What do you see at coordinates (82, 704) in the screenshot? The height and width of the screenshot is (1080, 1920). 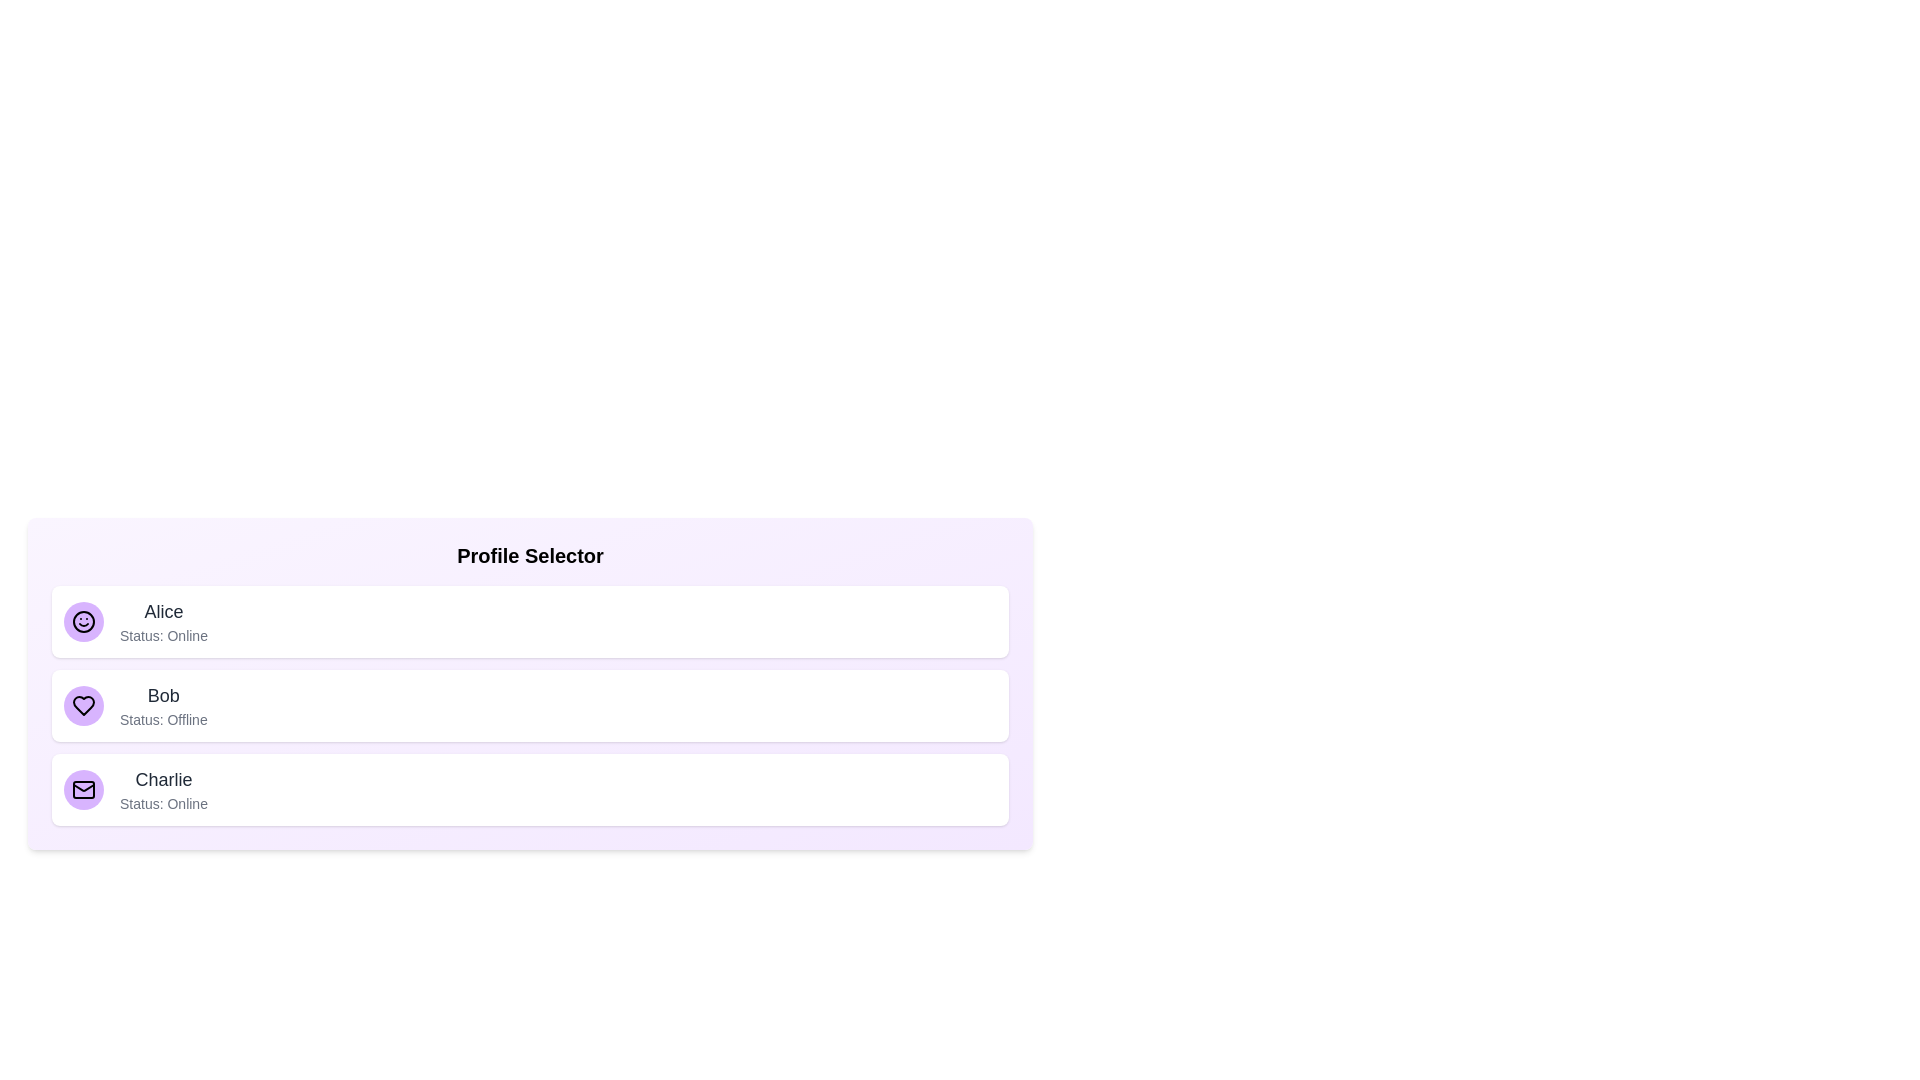 I see `the avatar associated with the profile Bob` at bounding box center [82, 704].